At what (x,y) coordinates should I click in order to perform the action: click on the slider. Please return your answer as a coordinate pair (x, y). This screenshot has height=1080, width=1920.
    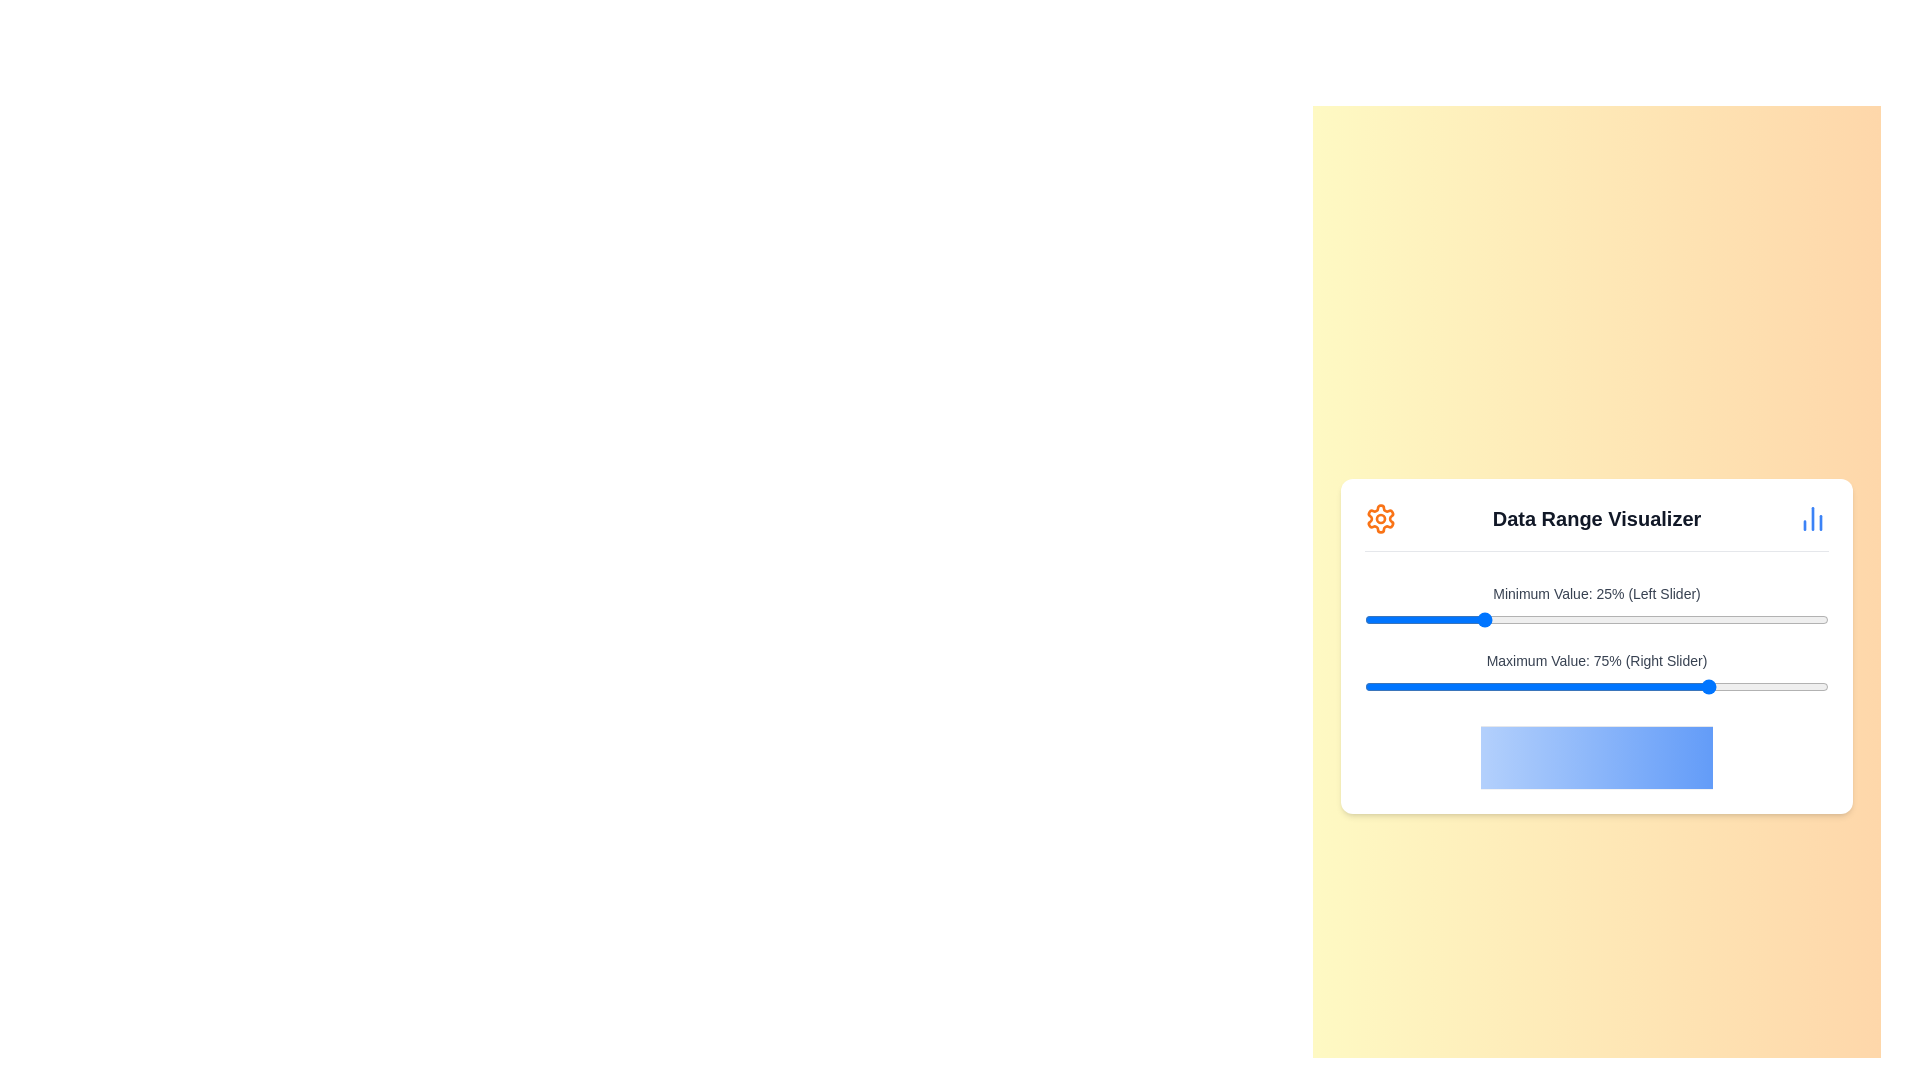
    Looking at the image, I should click on (1549, 685).